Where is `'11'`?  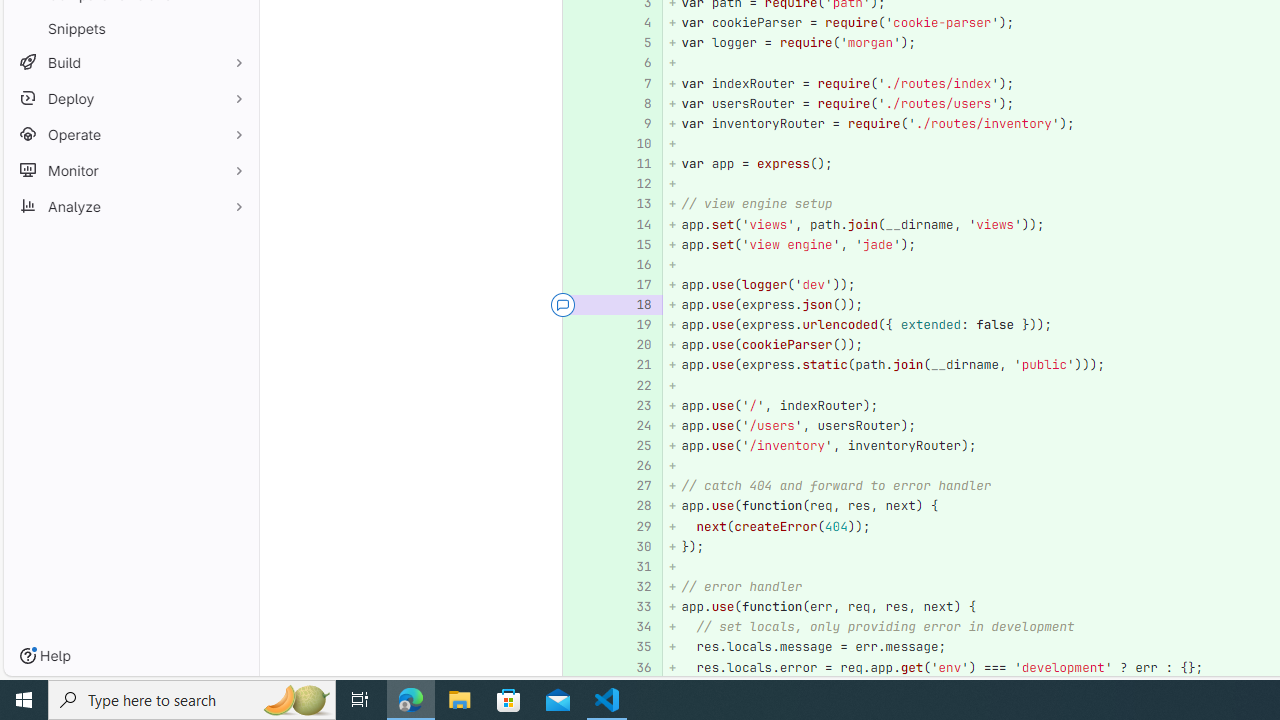
'11' is located at coordinates (636, 163).